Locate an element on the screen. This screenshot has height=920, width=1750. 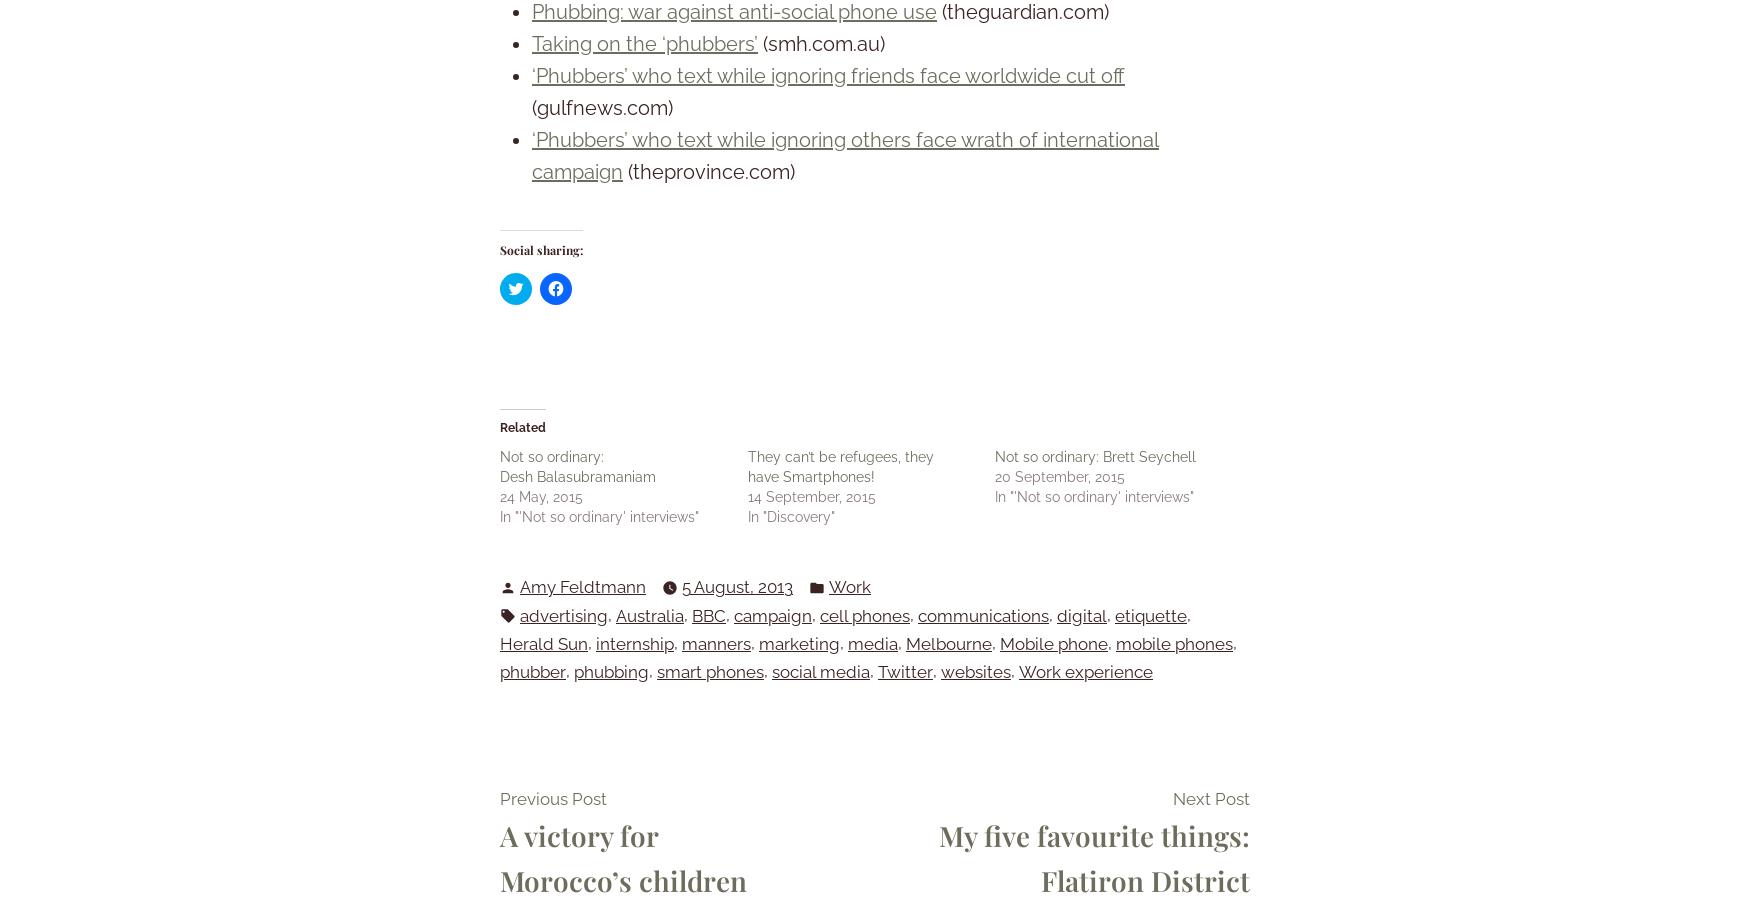
'(smh.com.au)' is located at coordinates (821, 43).